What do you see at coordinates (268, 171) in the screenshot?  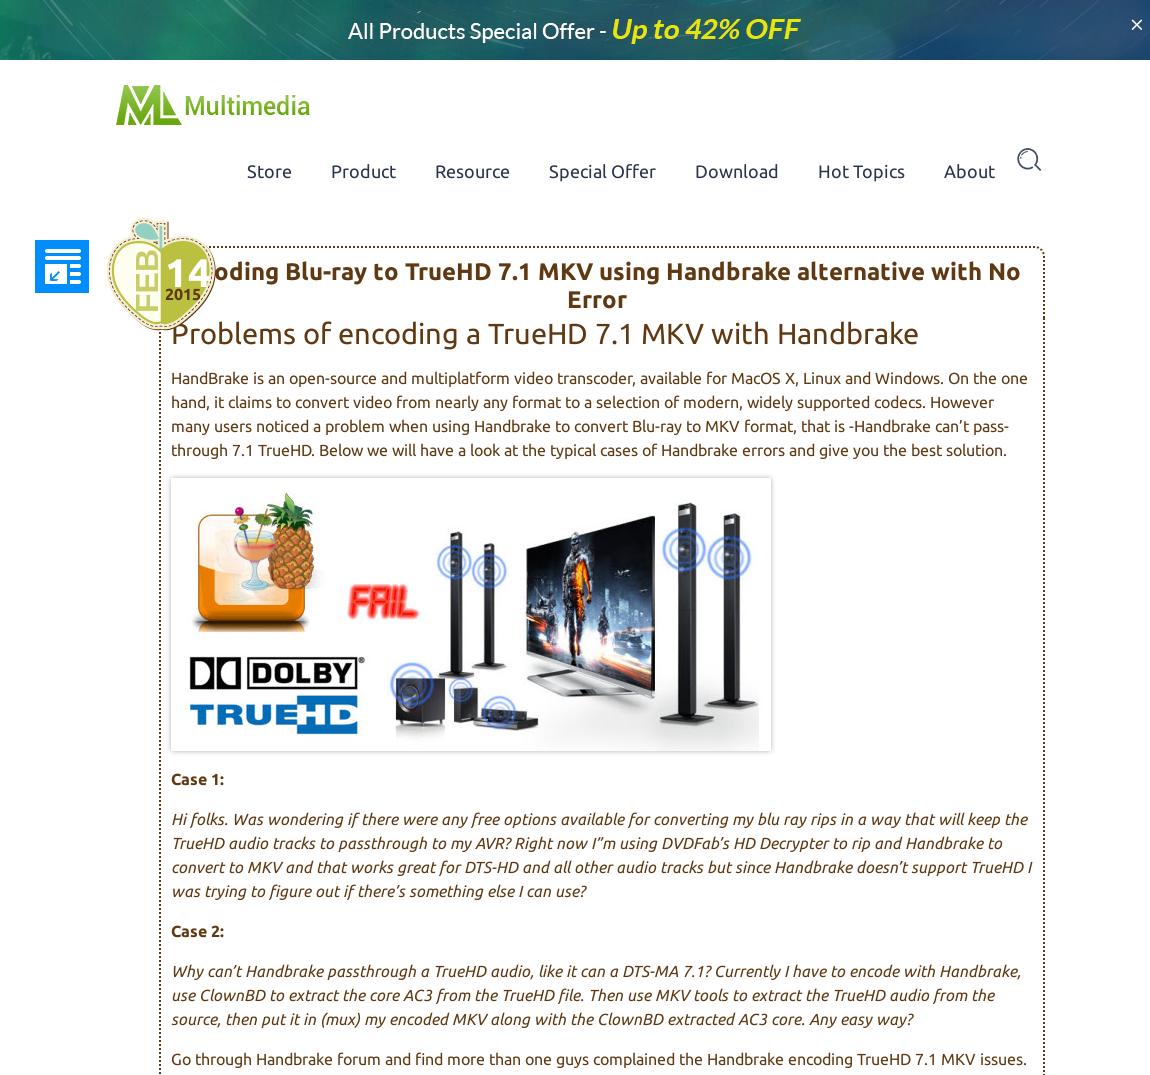 I see `'Store'` at bounding box center [268, 171].